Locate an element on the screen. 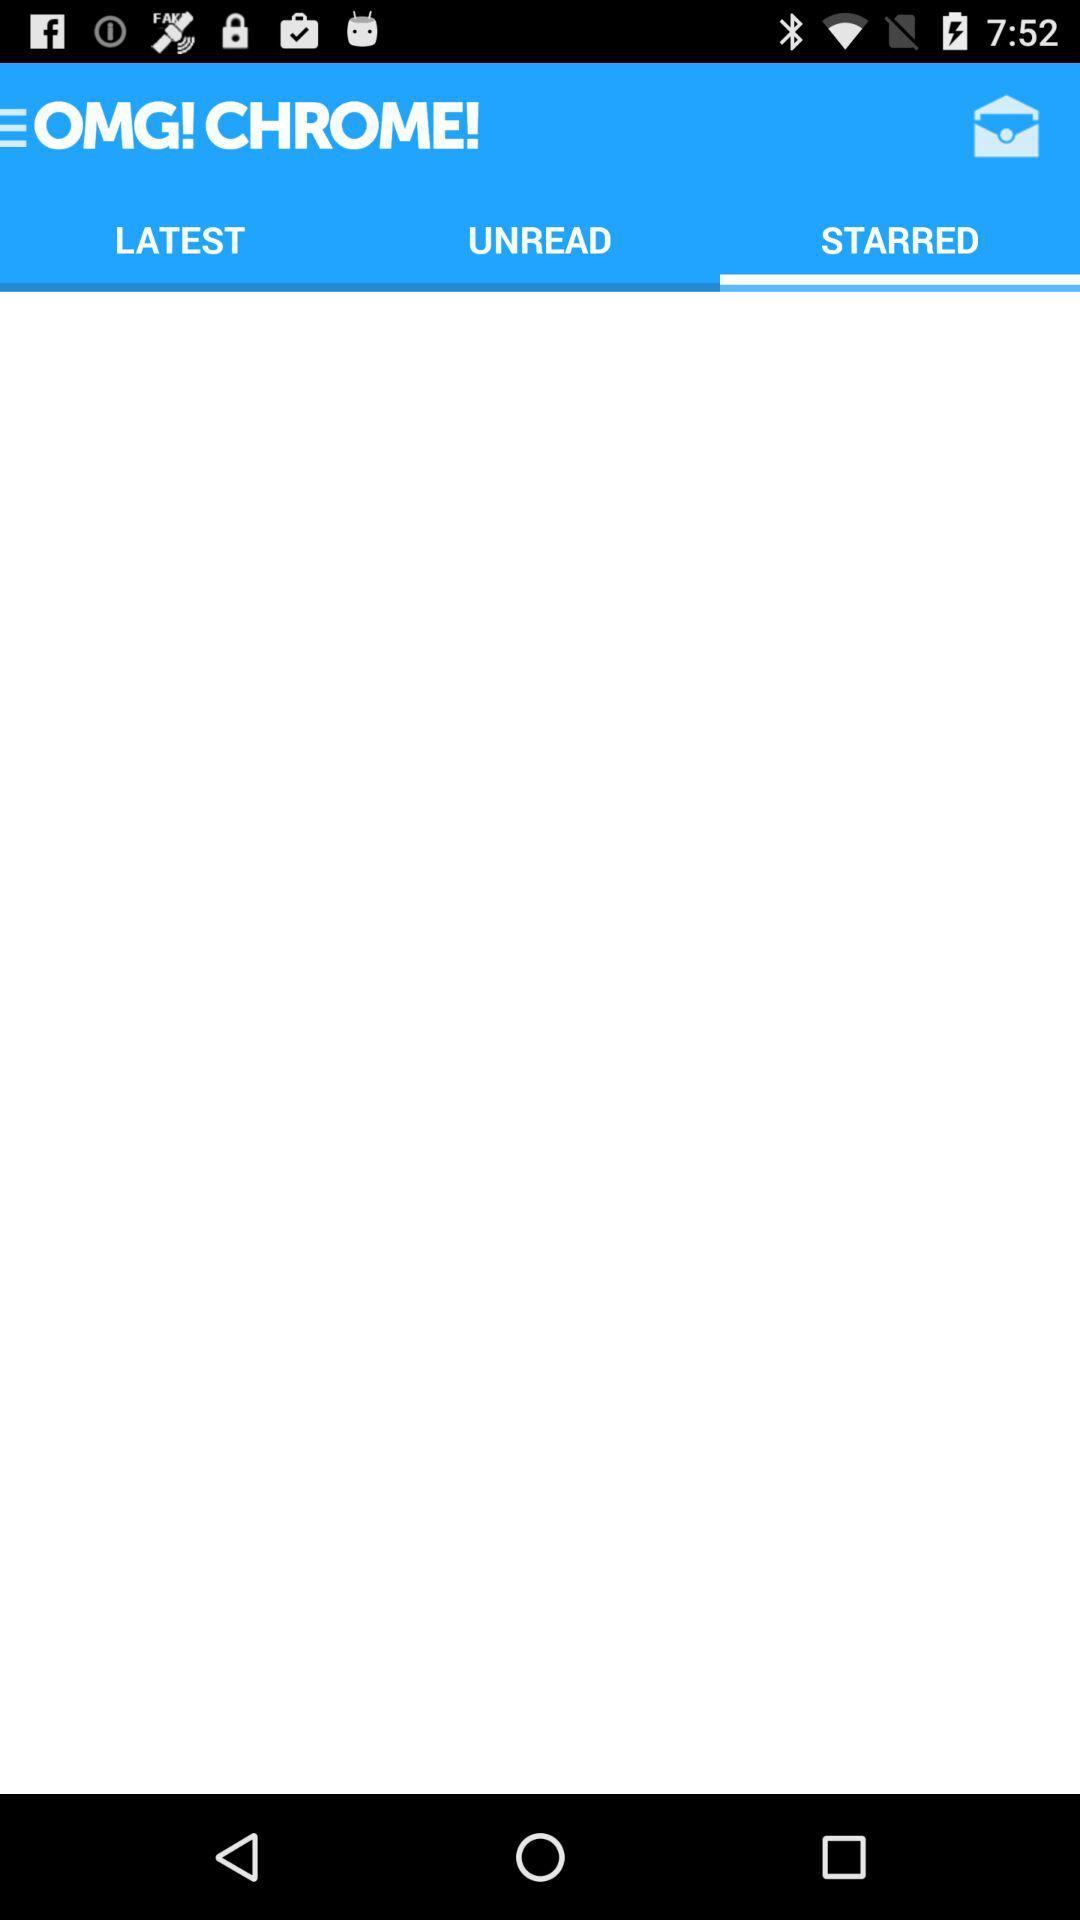 This screenshot has height=1920, width=1080. app to the left of starred app is located at coordinates (540, 239).